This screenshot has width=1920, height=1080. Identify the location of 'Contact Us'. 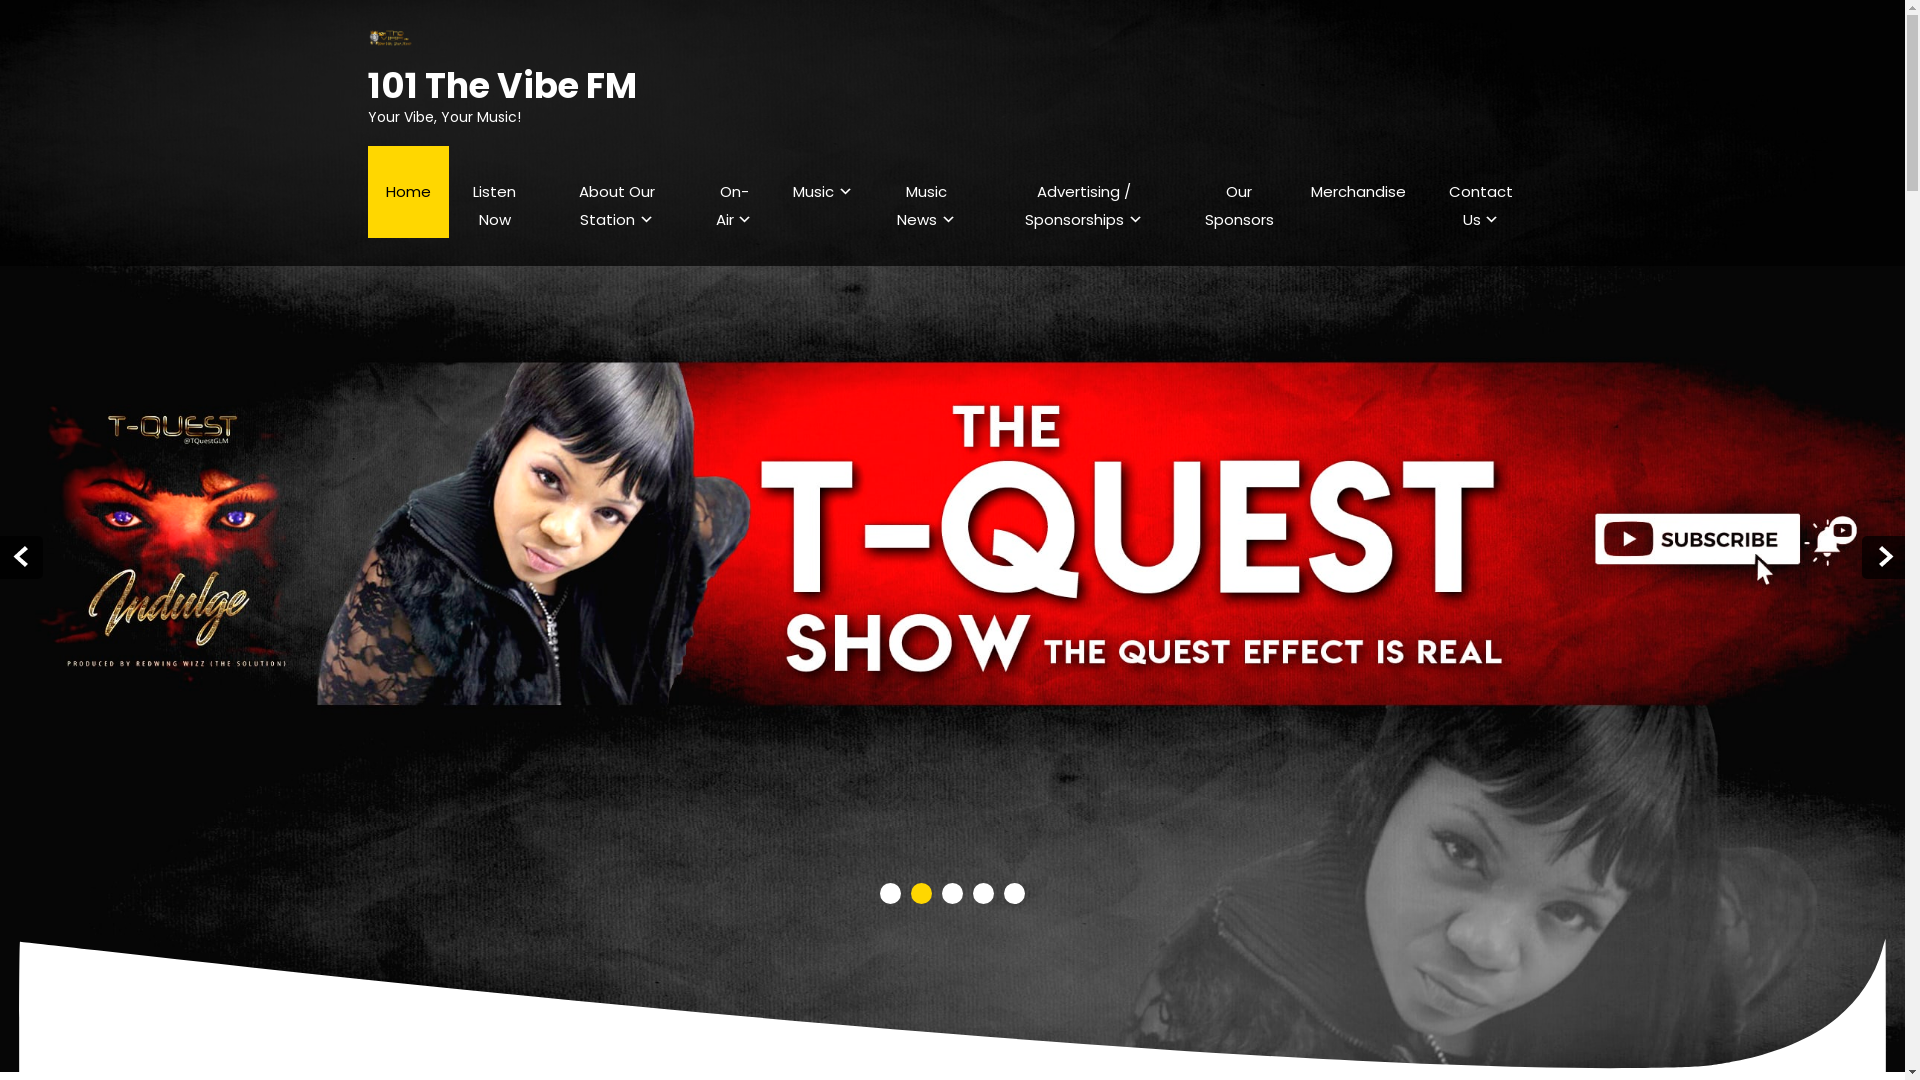
(1480, 205).